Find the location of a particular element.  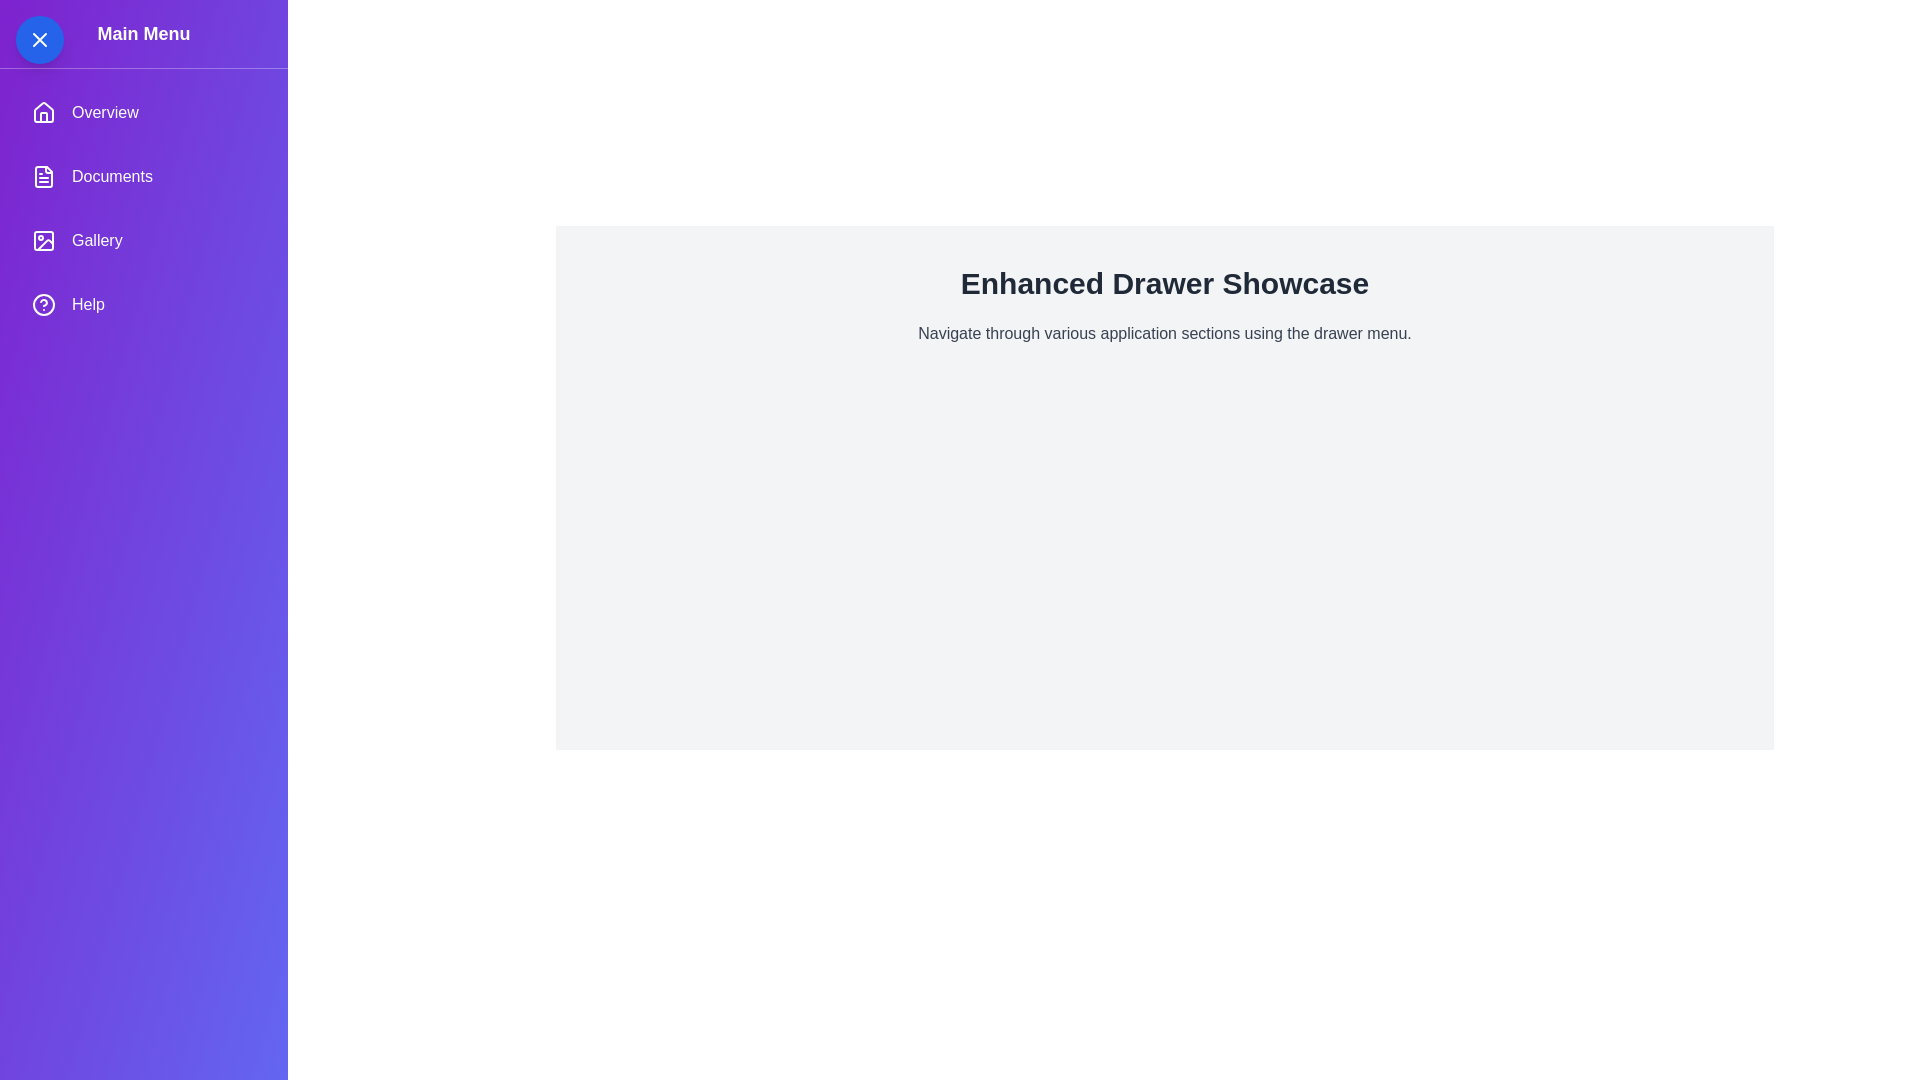

button at the top-left corner to toggle the visibility of the drawer menu is located at coordinates (39, 39).